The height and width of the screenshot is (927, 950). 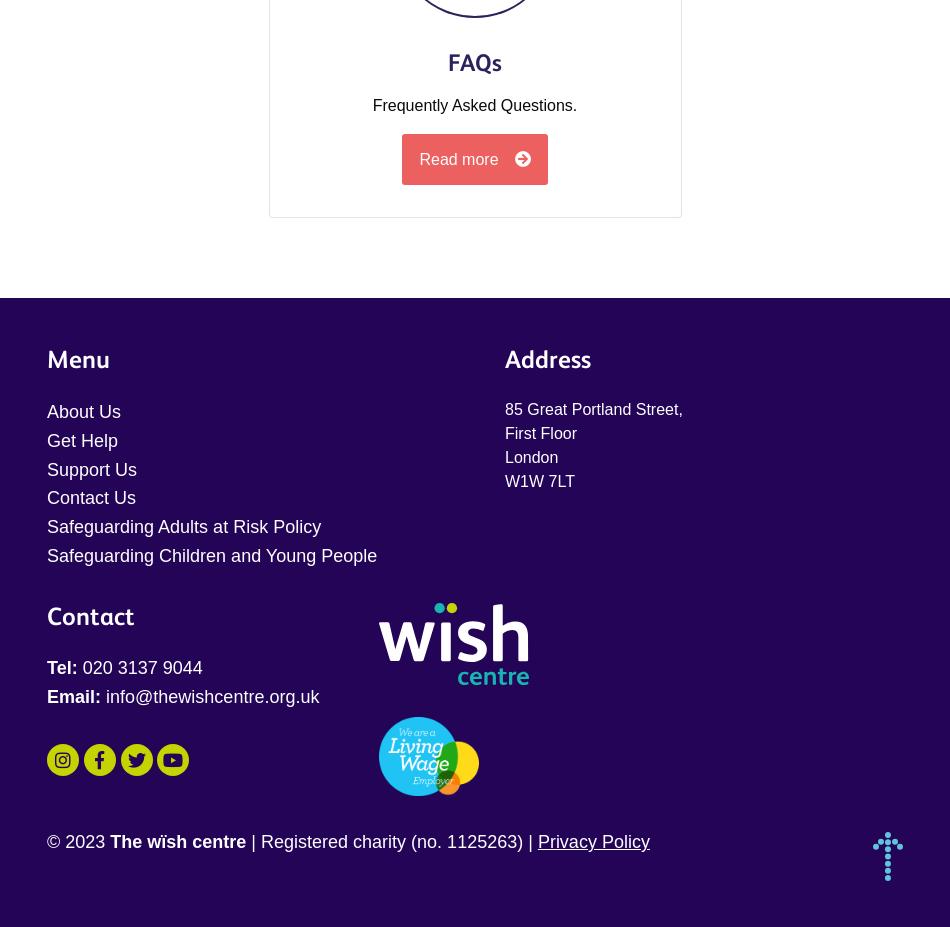 What do you see at coordinates (47, 468) in the screenshot?
I see `'Support Us'` at bounding box center [47, 468].